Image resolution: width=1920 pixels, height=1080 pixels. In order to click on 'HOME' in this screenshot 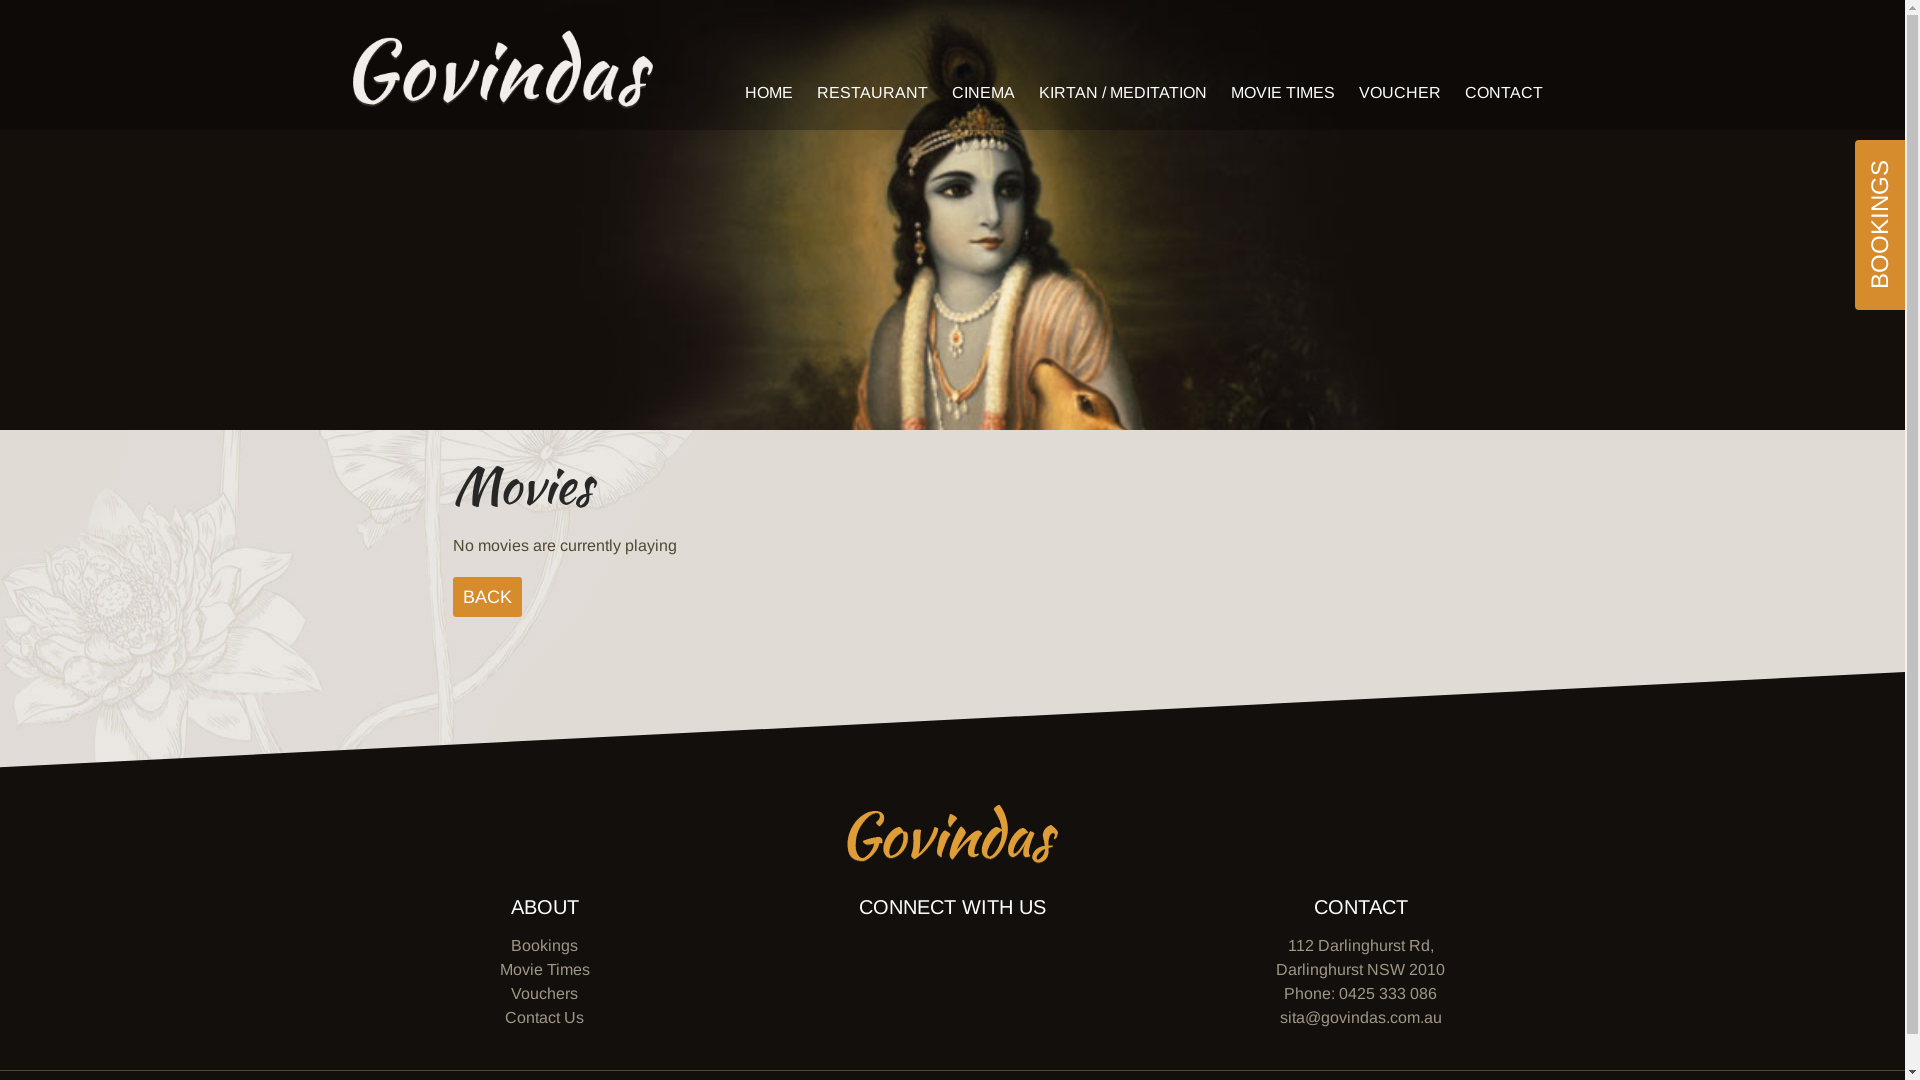, I will do `click(767, 92)`.